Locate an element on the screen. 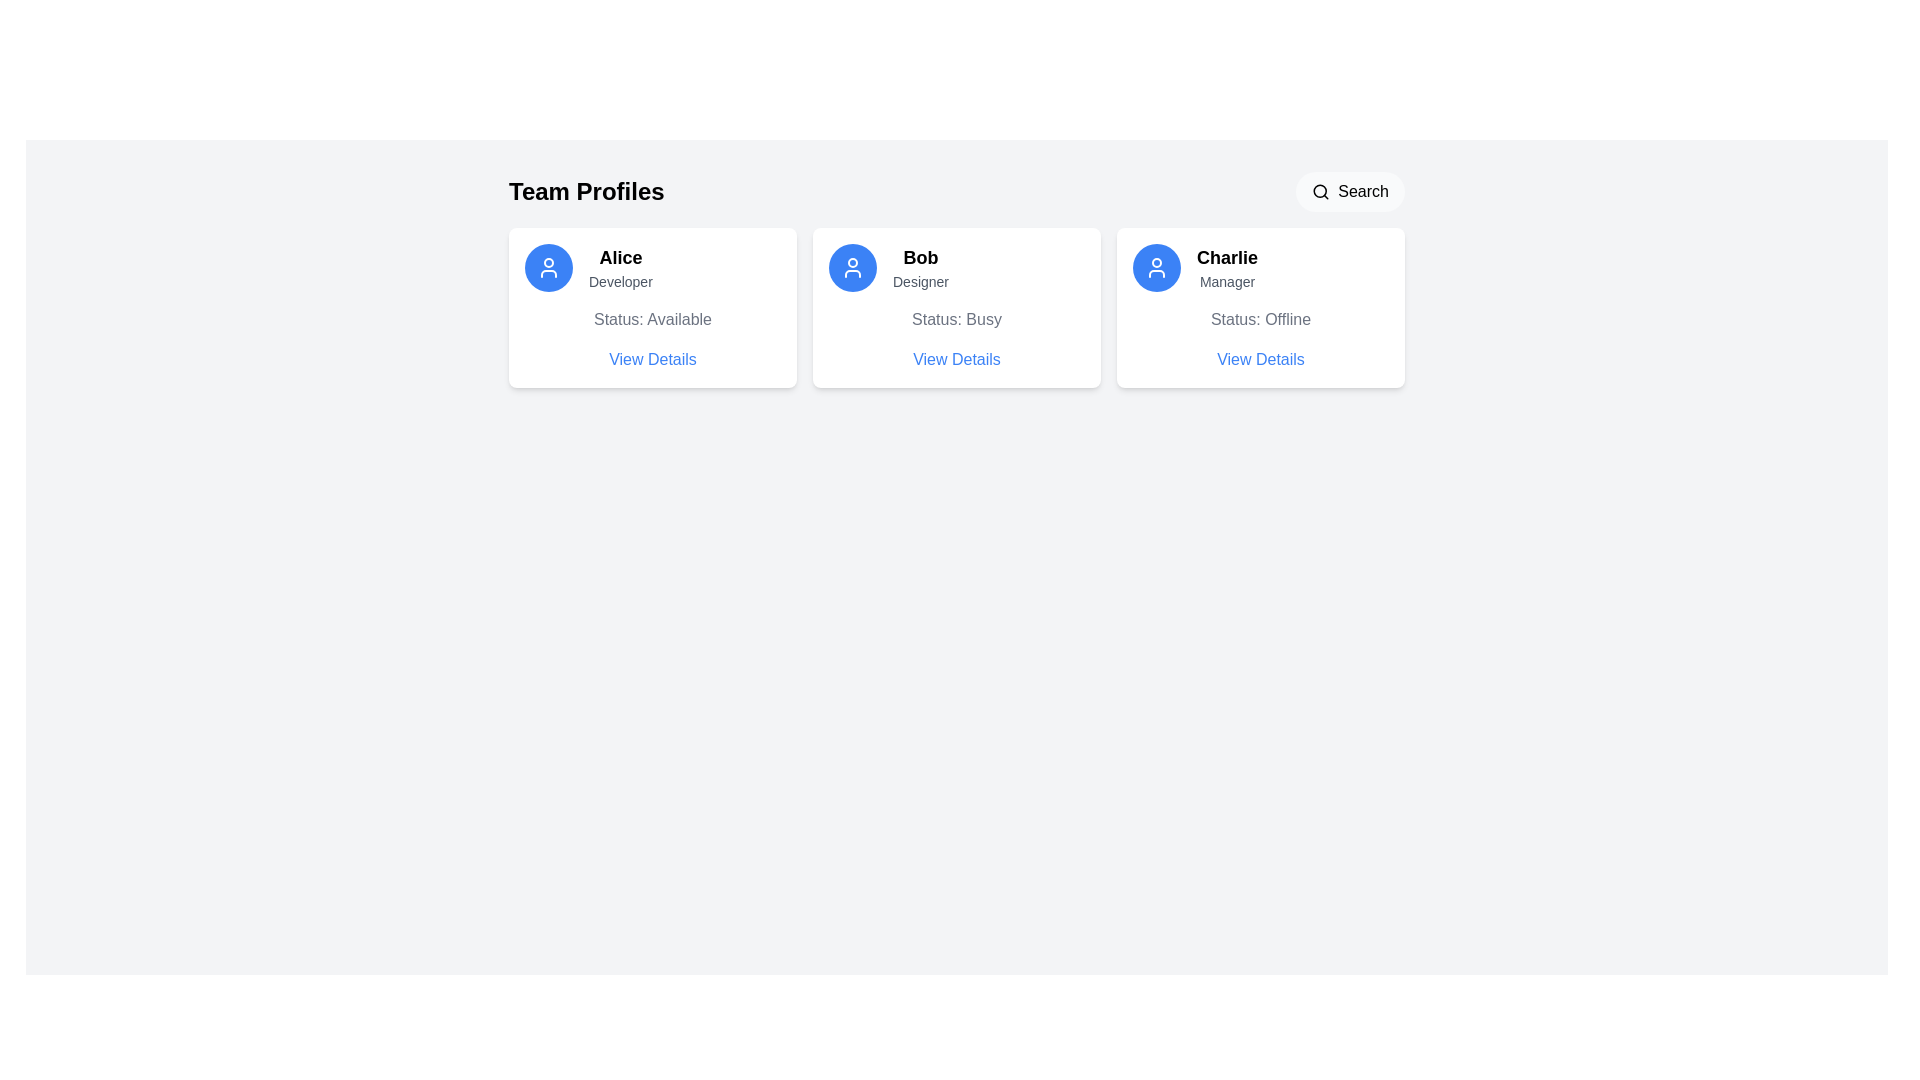  the availability status label indicating 'Available' for user Alice, located below the name and role description and above the 'View Details' link is located at coordinates (652, 319).